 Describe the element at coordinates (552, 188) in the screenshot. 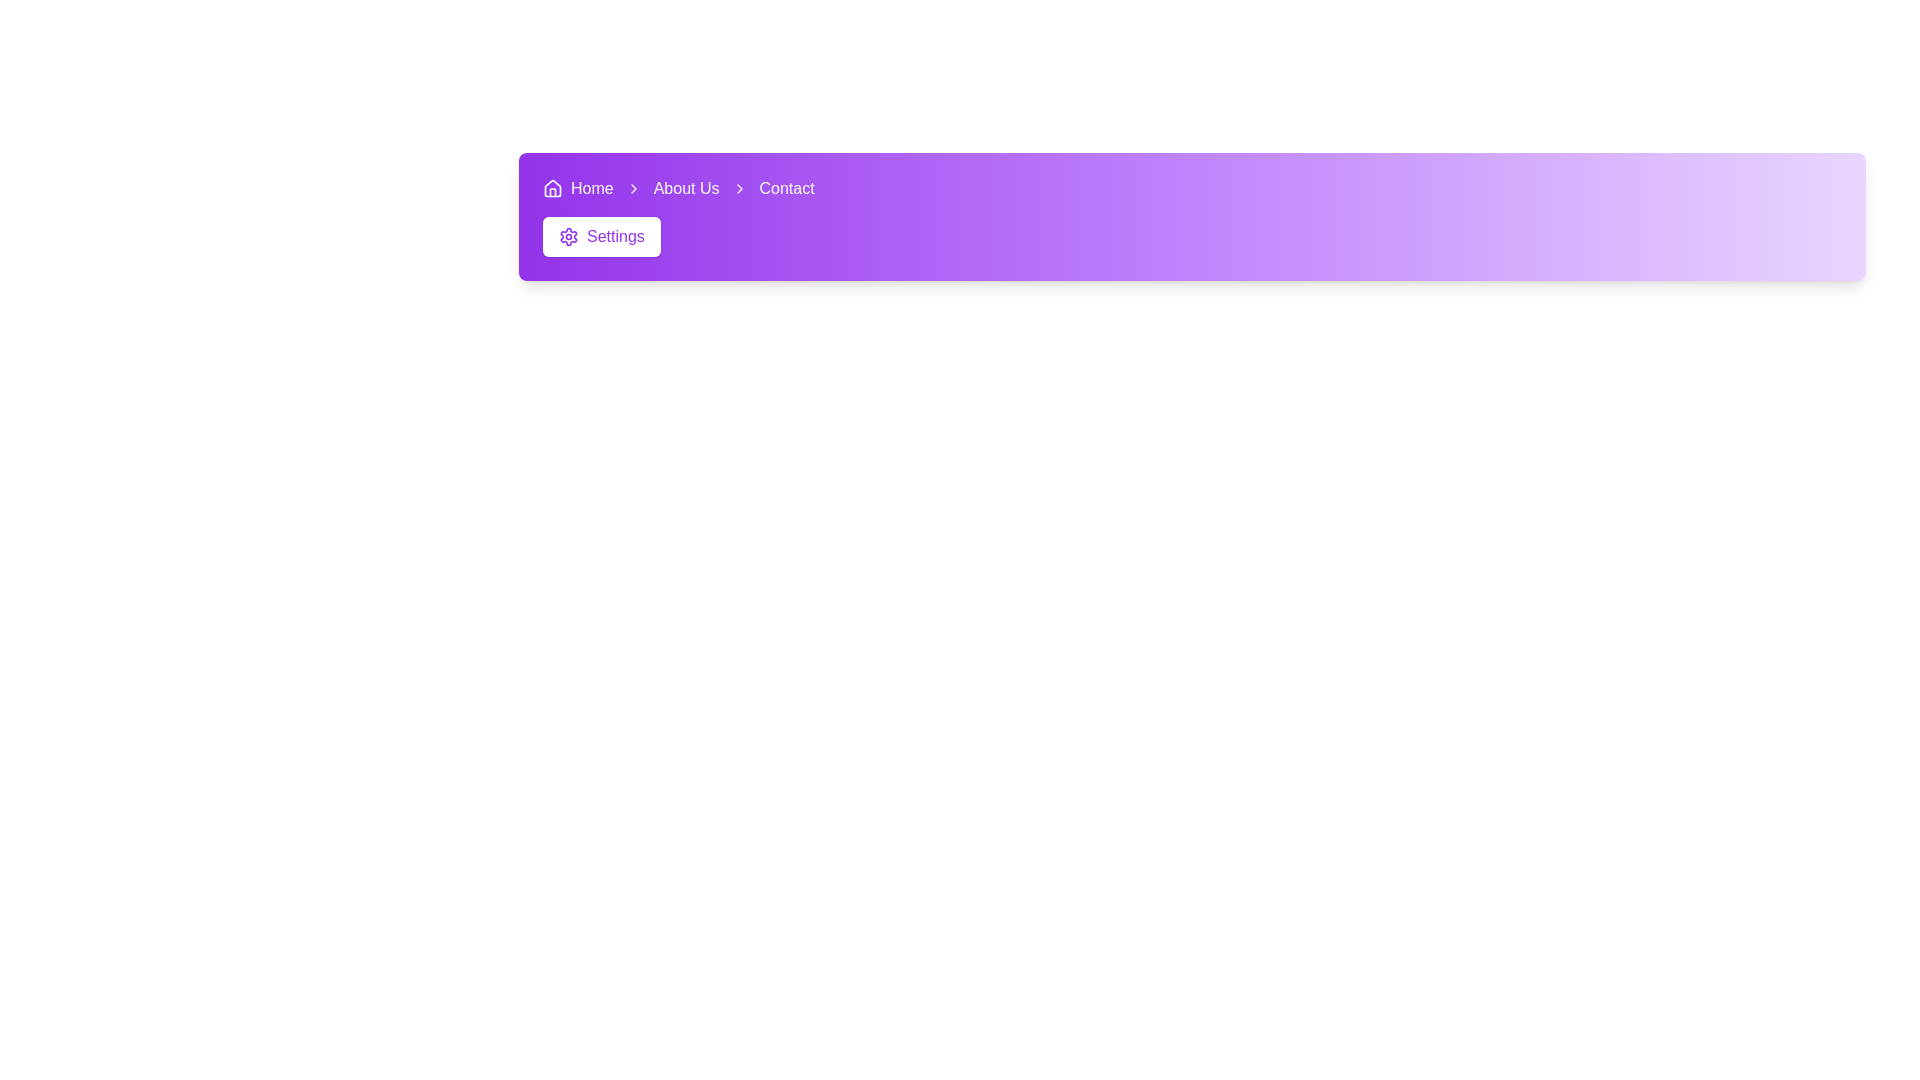

I see `the home icon located at the top-left corner of the navigation bar, which serves as a navigational element to the main page of the website` at that location.